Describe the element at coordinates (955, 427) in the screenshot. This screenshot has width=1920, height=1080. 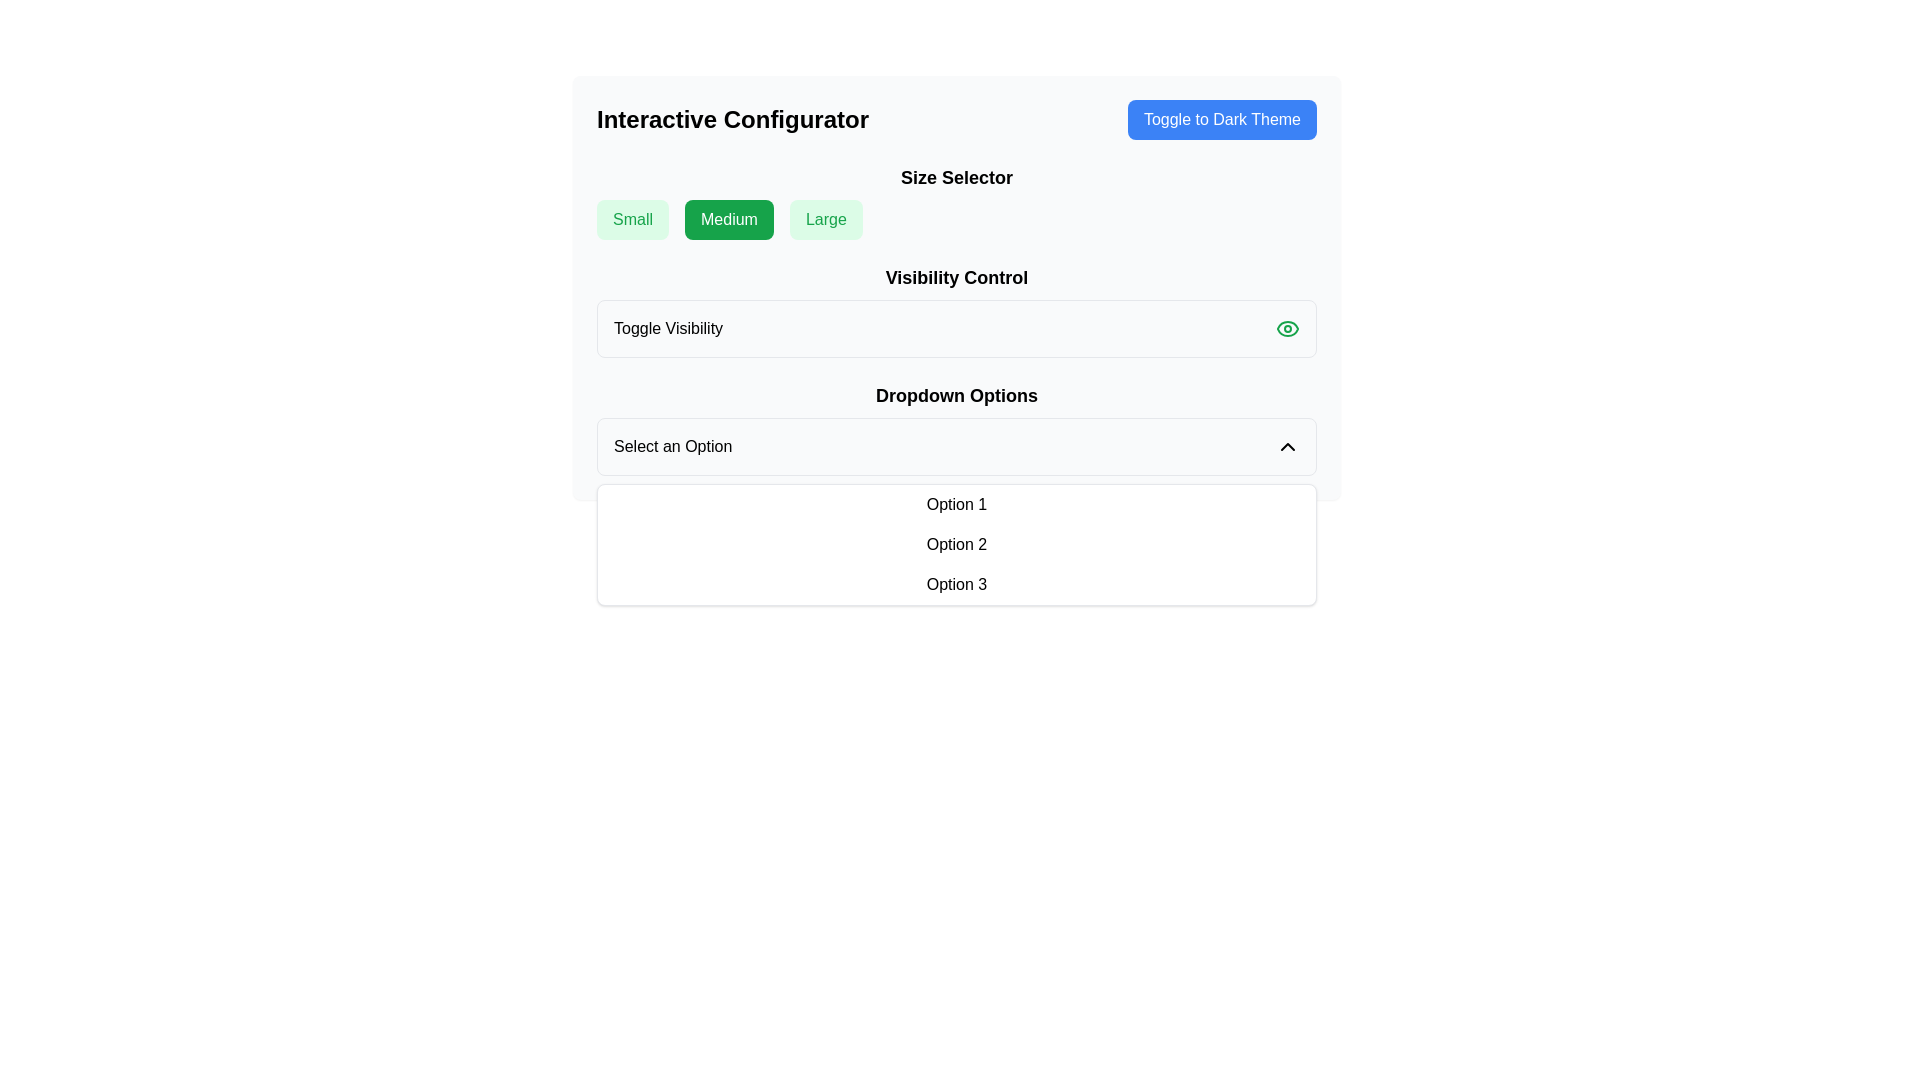
I see `the dropdown menu located directly below the 'Toggle Visibility' button` at that location.